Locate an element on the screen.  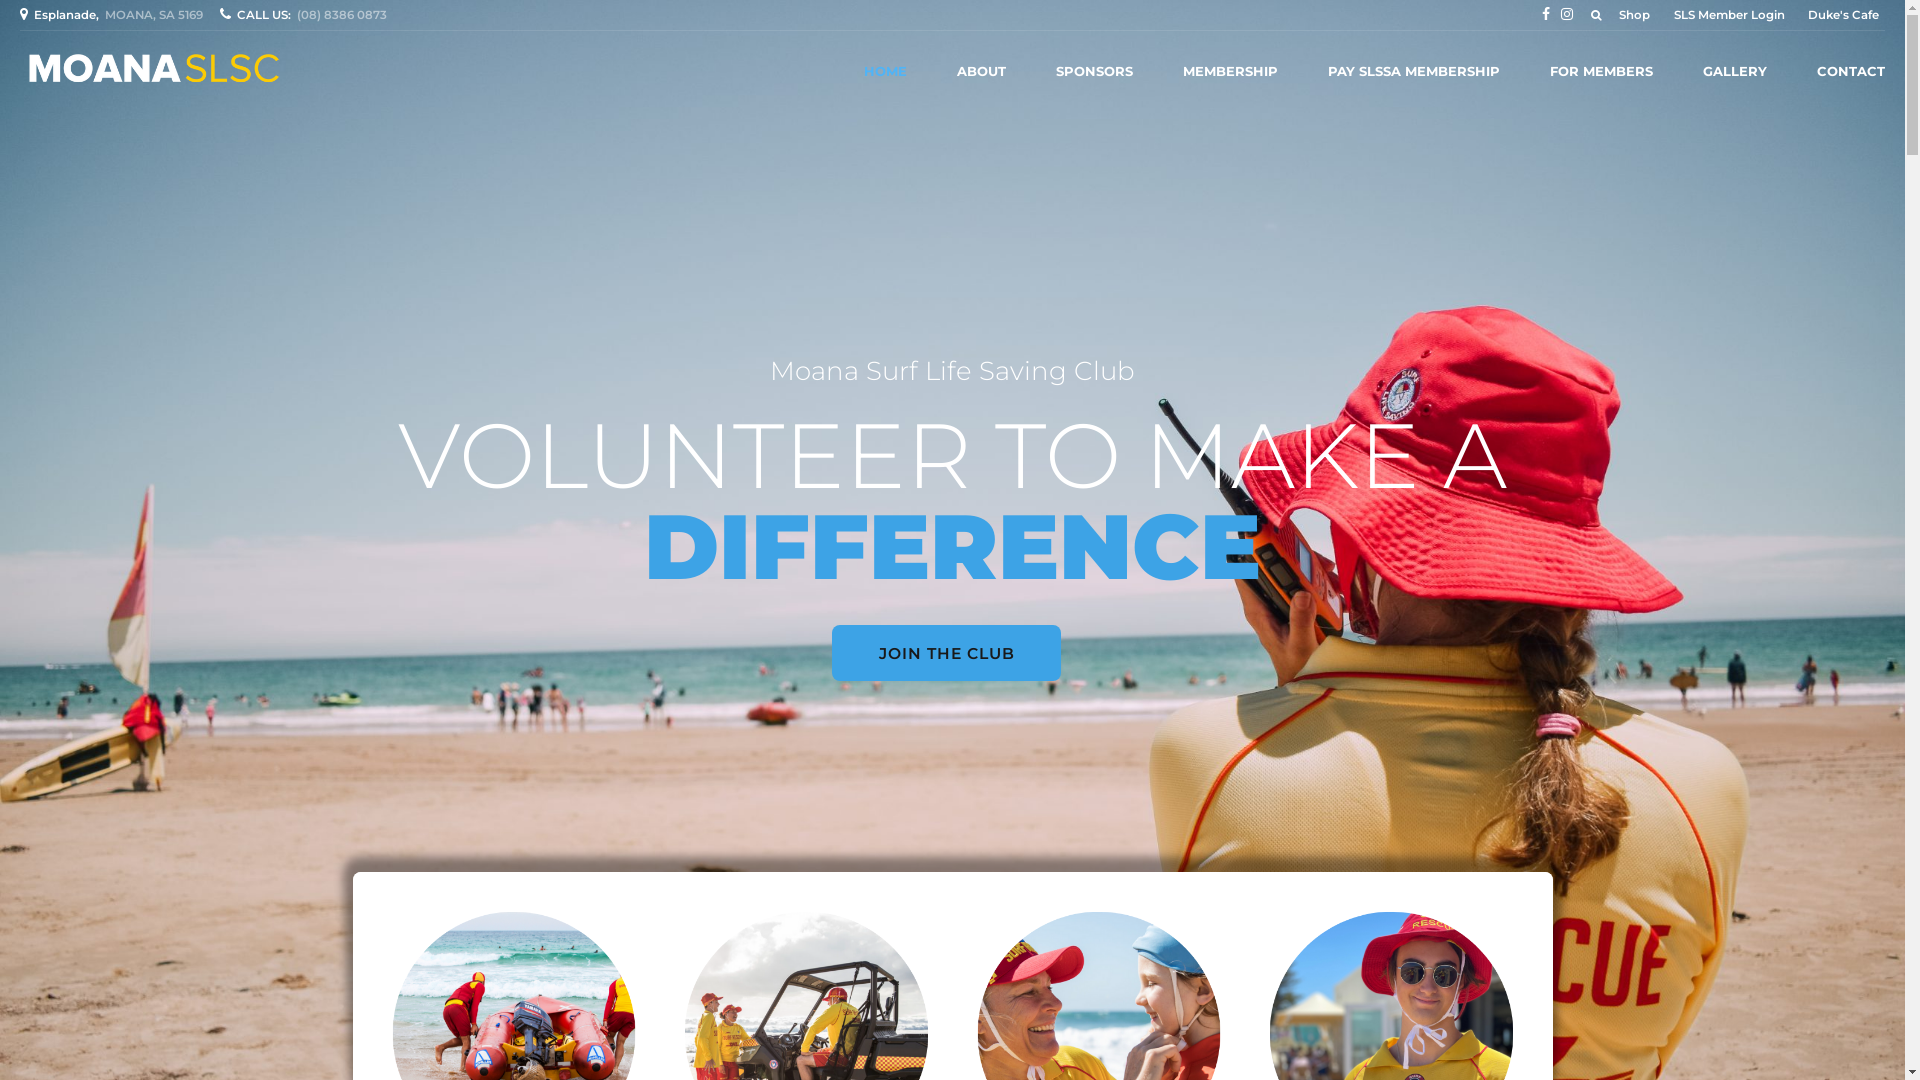
'GALLERY' is located at coordinates (1733, 69).